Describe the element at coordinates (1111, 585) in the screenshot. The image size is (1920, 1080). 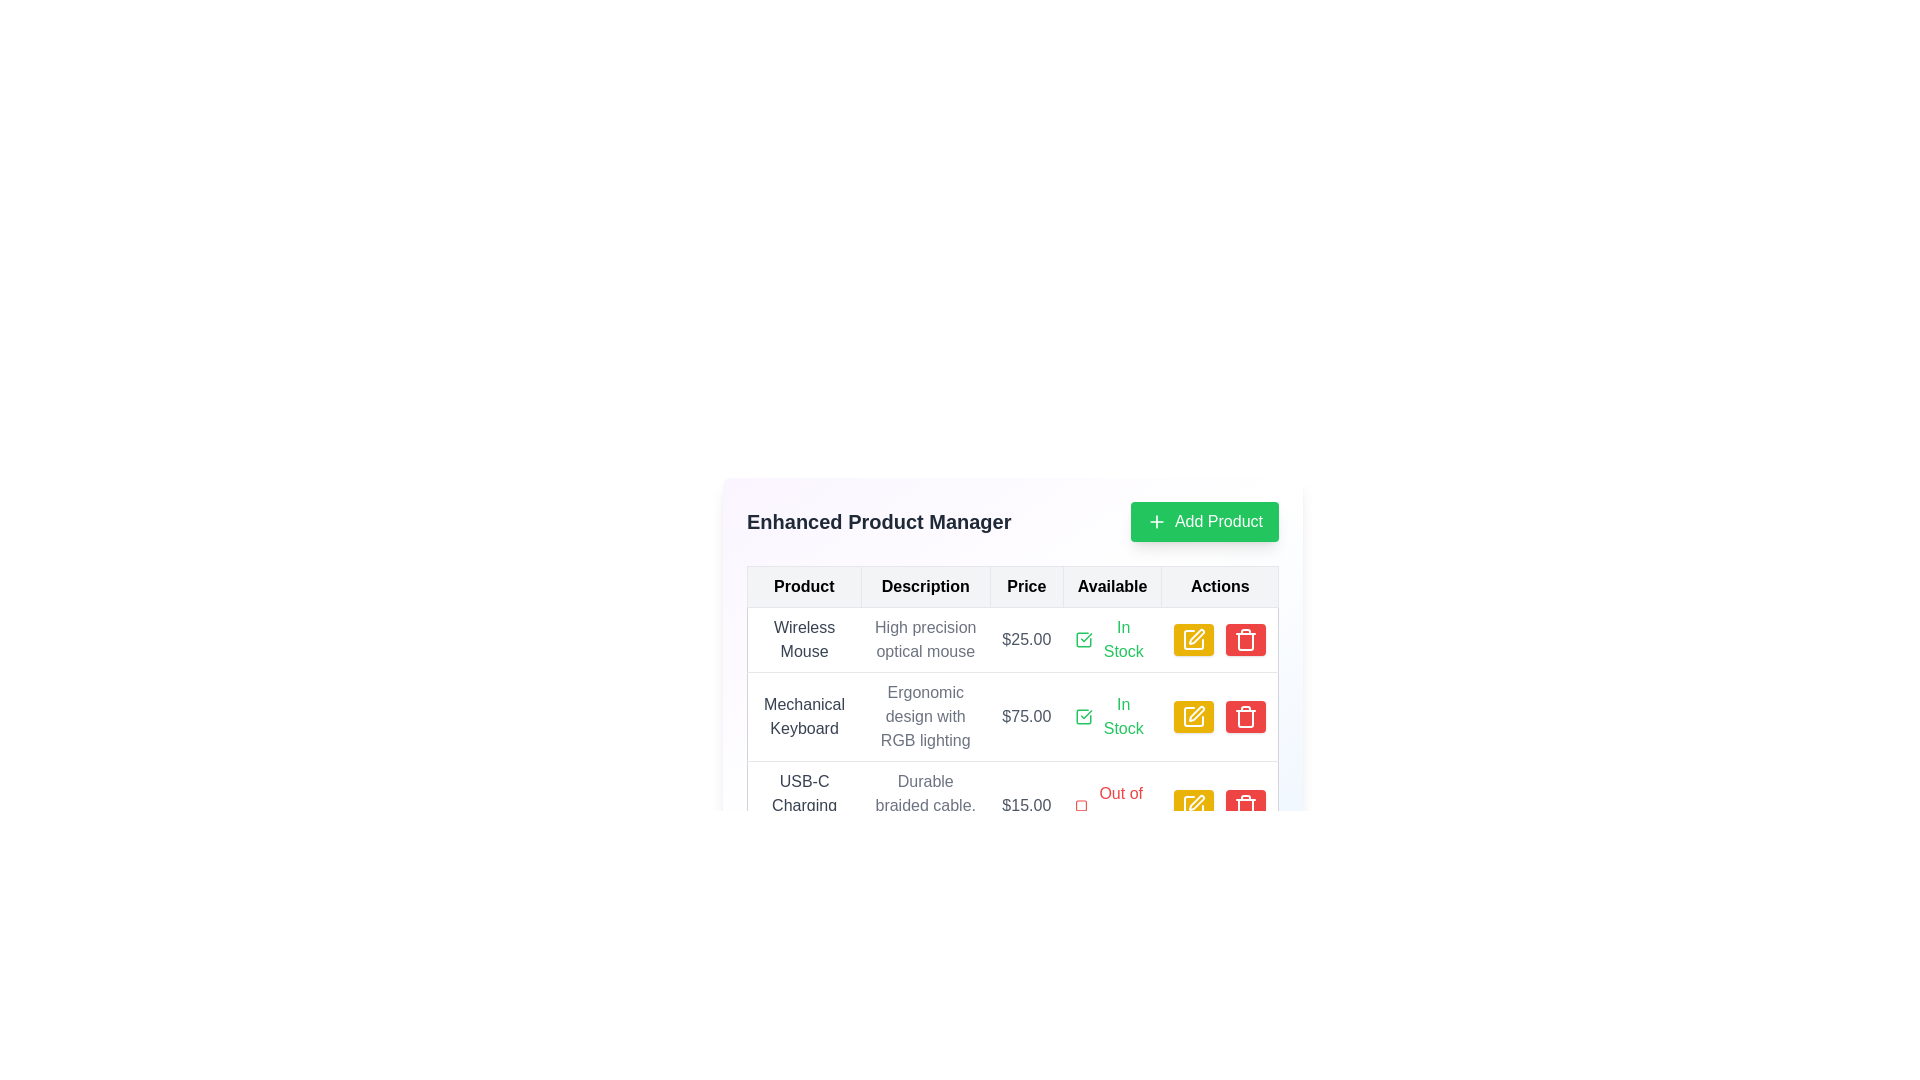
I see `the text label serving as the column header for product availability in the 'Enhanced Product Manager' table, located in the fourth column` at that location.